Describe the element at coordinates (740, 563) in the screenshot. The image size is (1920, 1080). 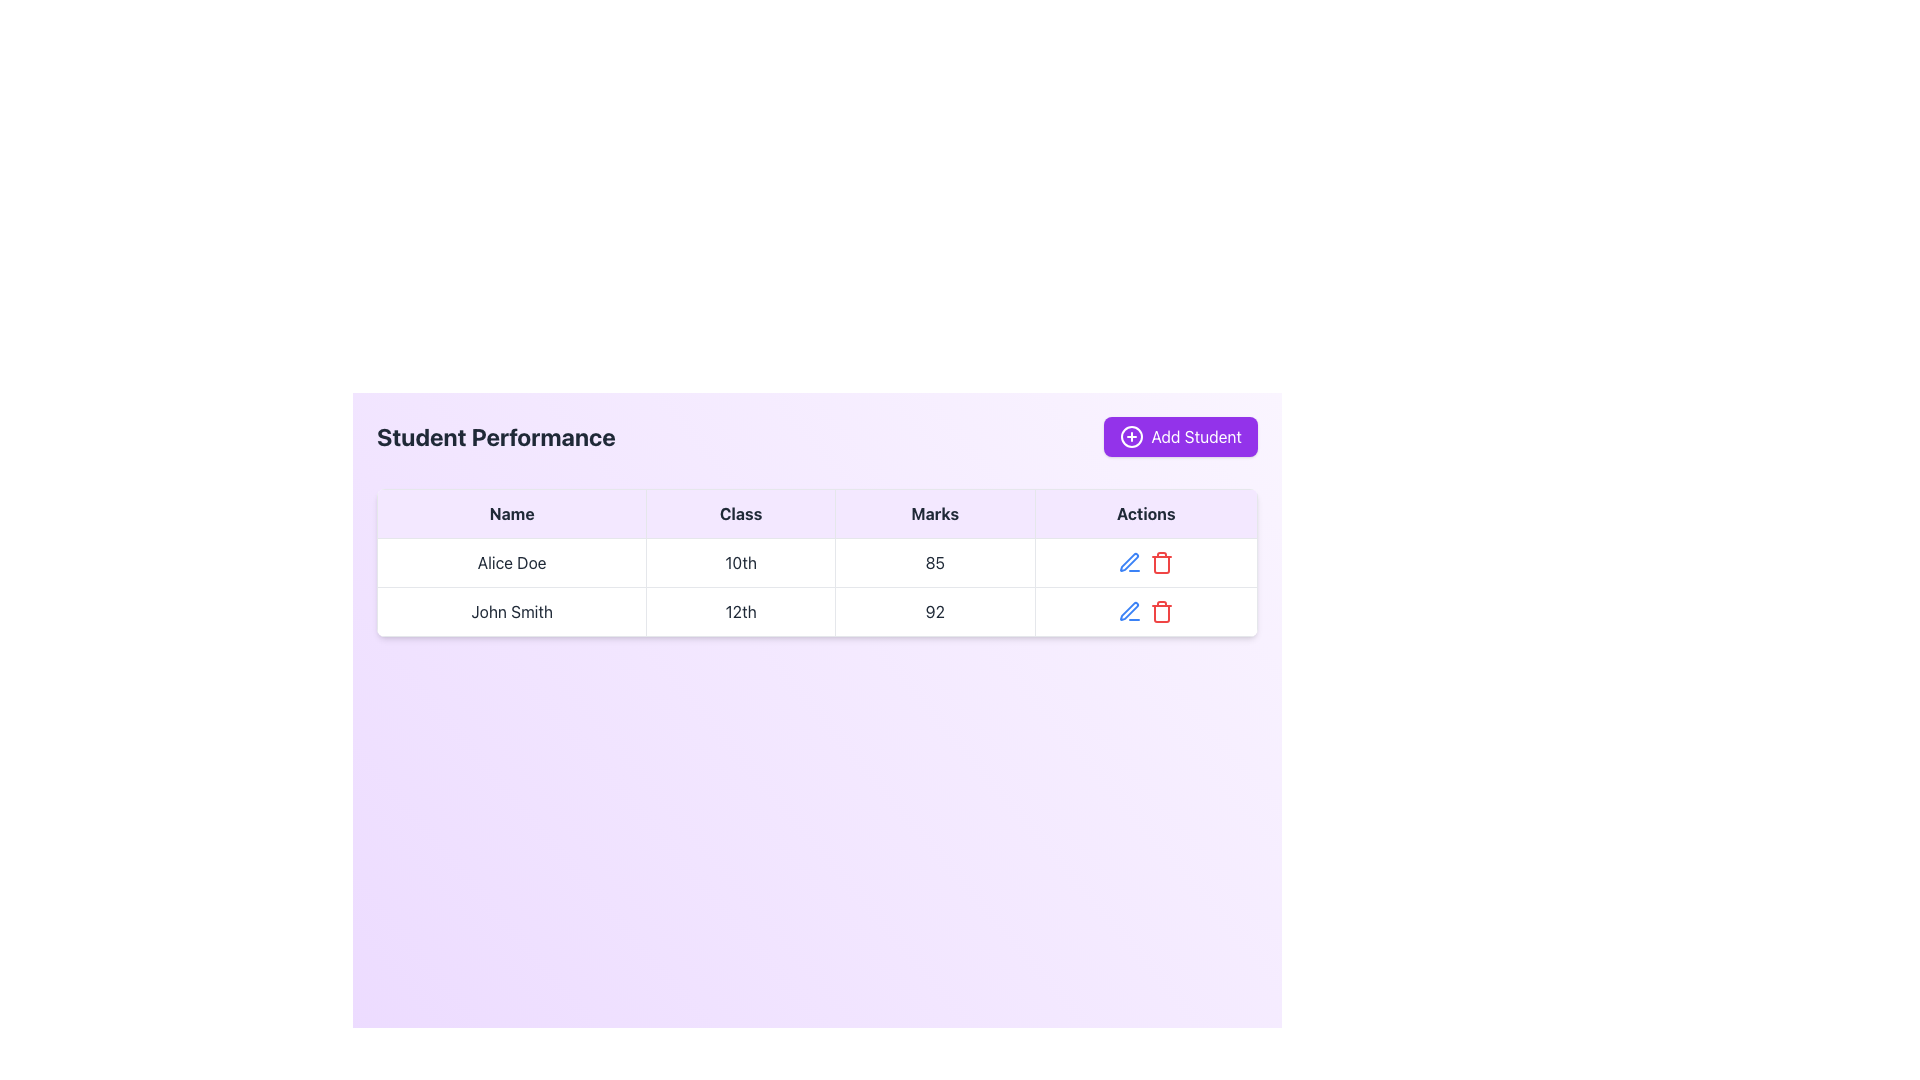
I see `the table cell displaying the grade level '10th' for the student 'Alice Doe', located in the 'Class' column` at that location.